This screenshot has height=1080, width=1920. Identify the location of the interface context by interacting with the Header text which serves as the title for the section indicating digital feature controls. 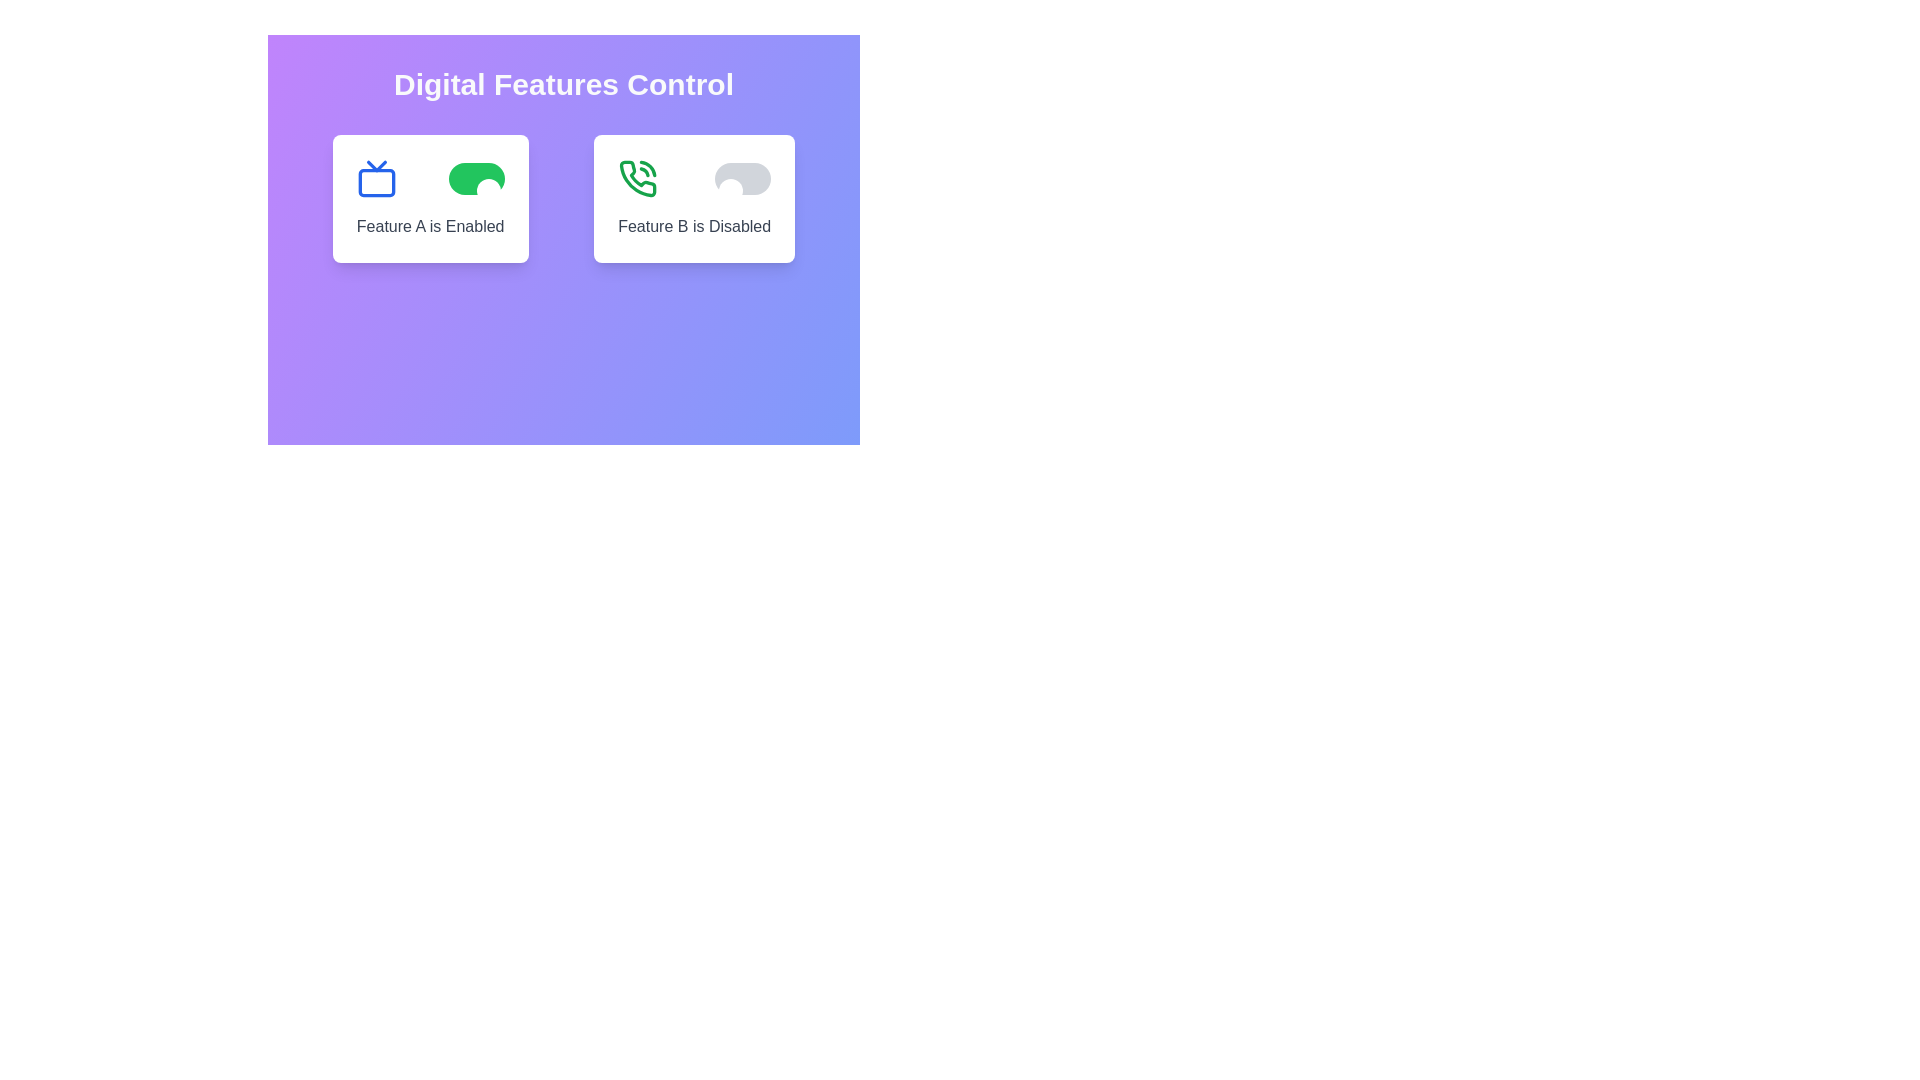
(563, 83).